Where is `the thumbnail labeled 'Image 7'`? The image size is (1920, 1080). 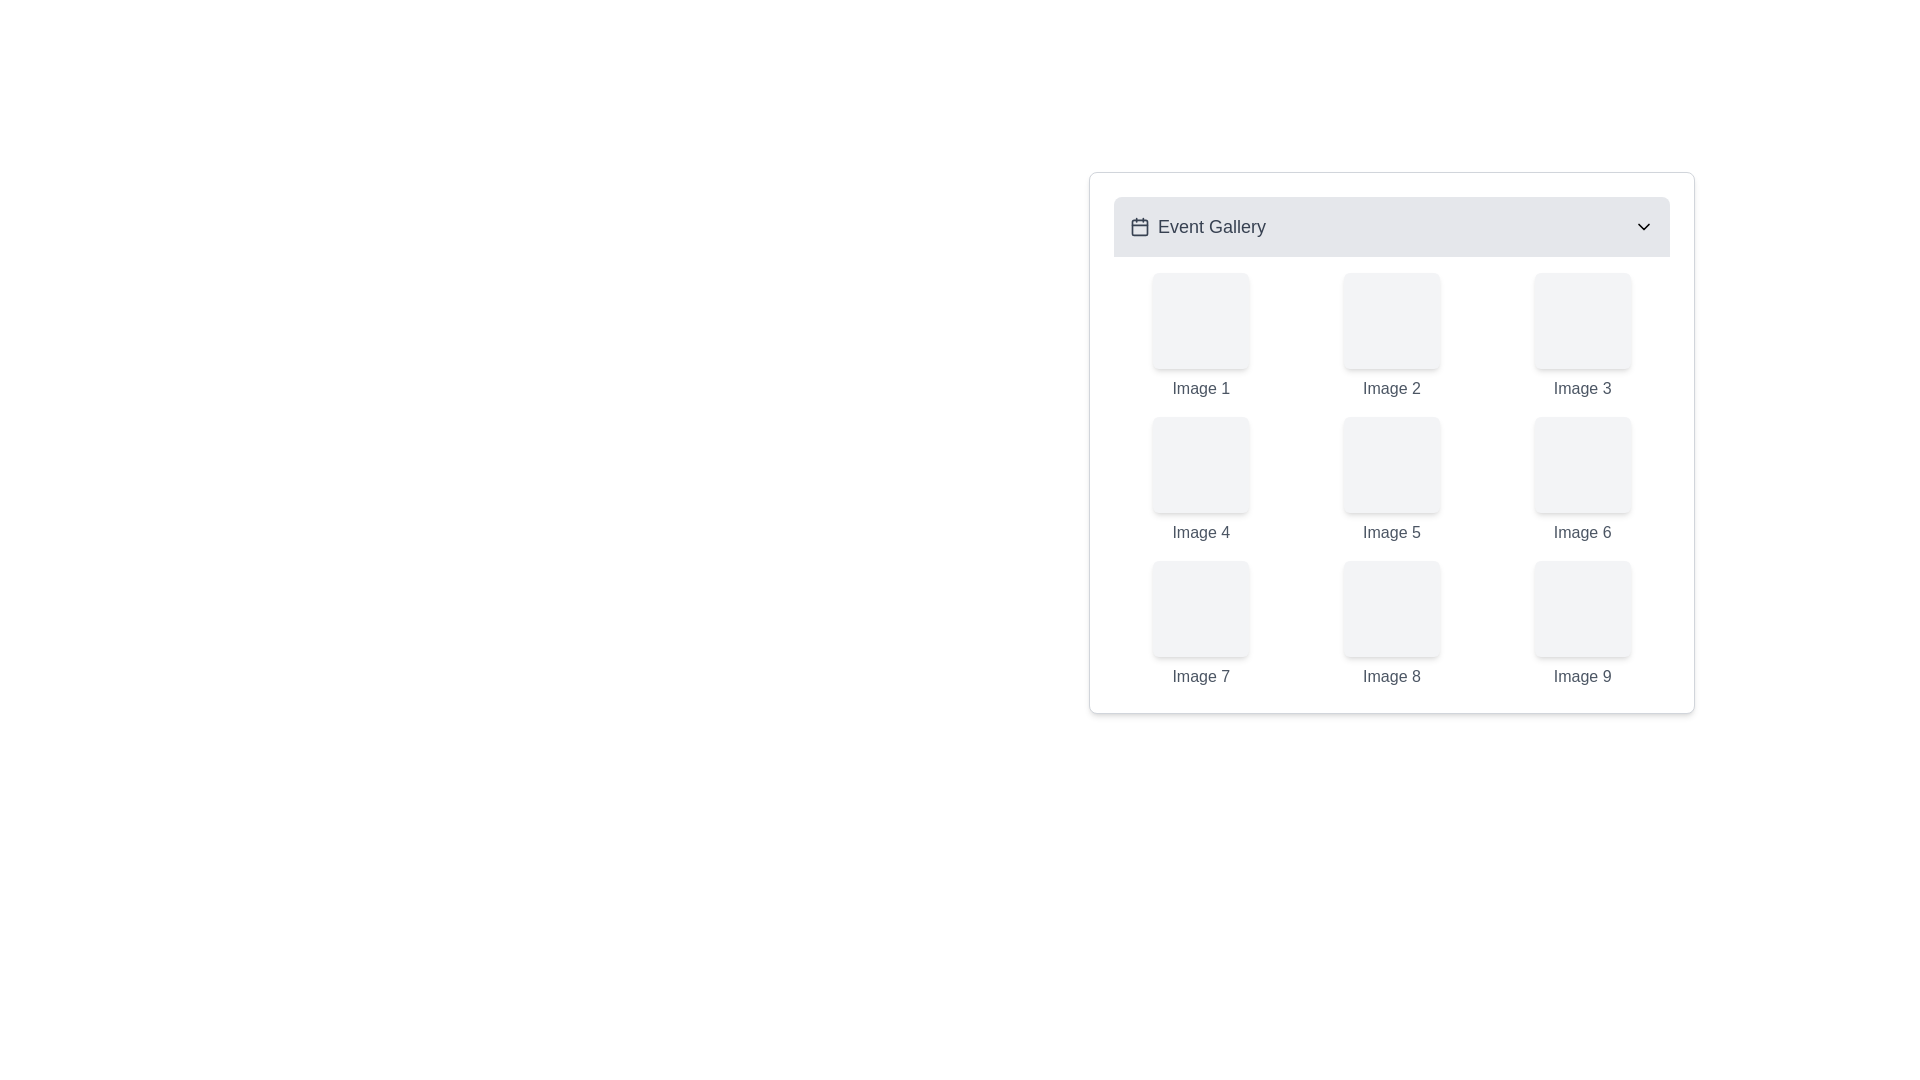
the thumbnail labeled 'Image 7' is located at coordinates (1200, 623).